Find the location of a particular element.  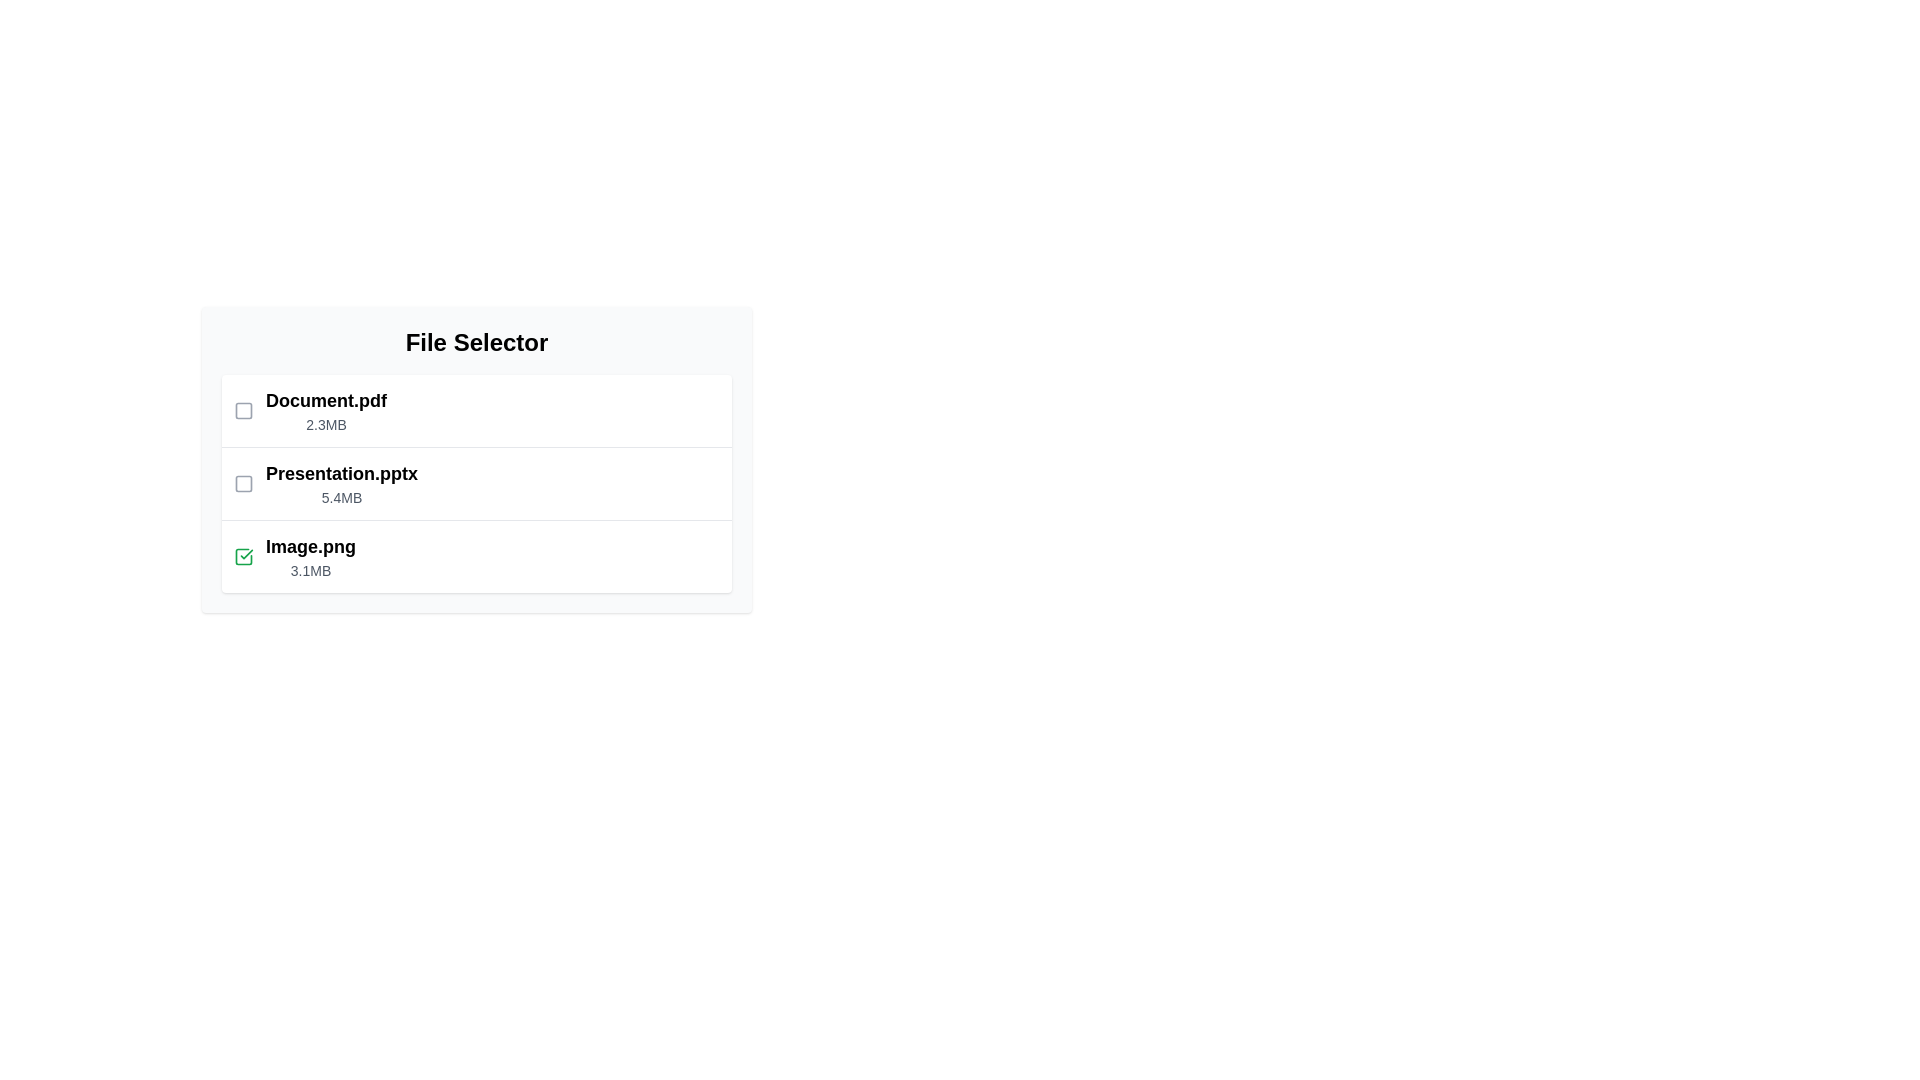

the file Document.pdf by clicking its checkbox is located at coordinates (243, 410).